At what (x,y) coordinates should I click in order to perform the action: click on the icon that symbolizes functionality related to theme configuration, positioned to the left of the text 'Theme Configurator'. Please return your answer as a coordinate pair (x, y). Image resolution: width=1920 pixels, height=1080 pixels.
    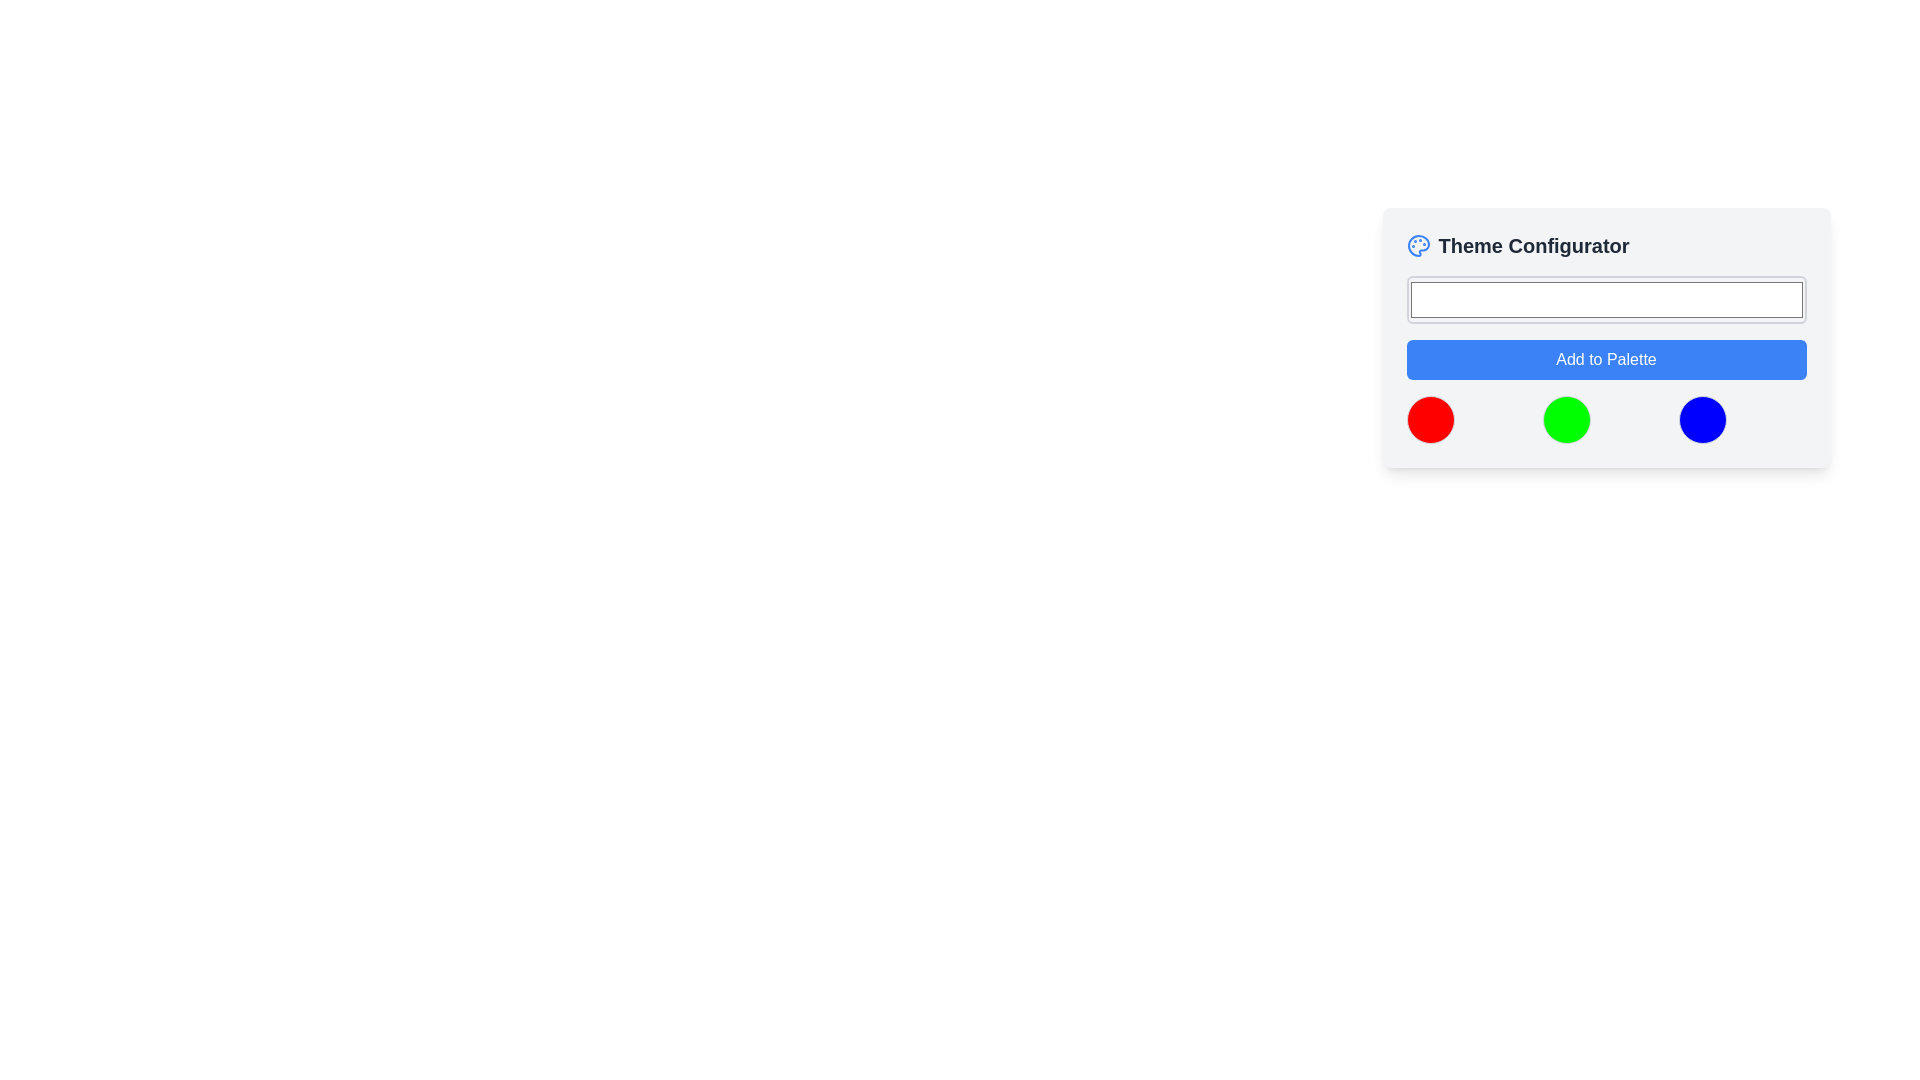
    Looking at the image, I should click on (1417, 245).